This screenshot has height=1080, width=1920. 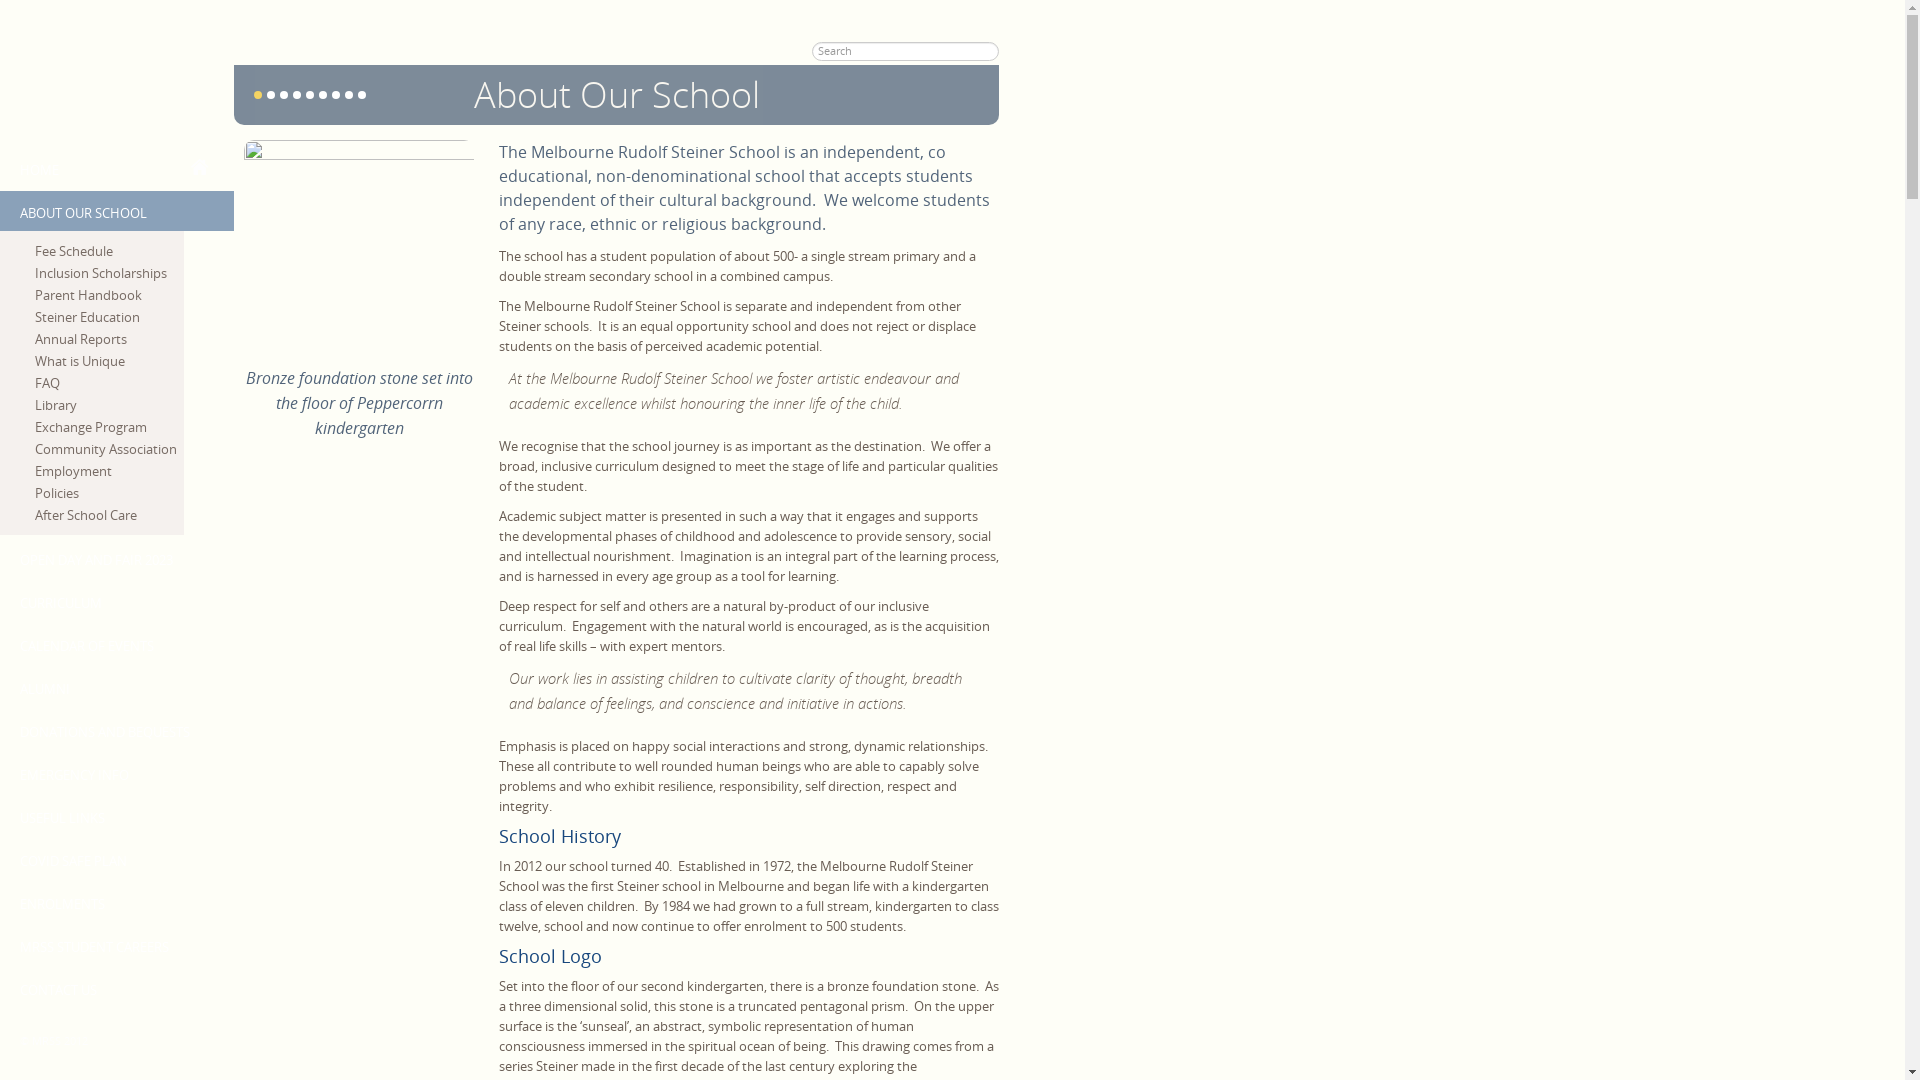 What do you see at coordinates (34, 338) in the screenshot?
I see `'Annual Reports'` at bounding box center [34, 338].